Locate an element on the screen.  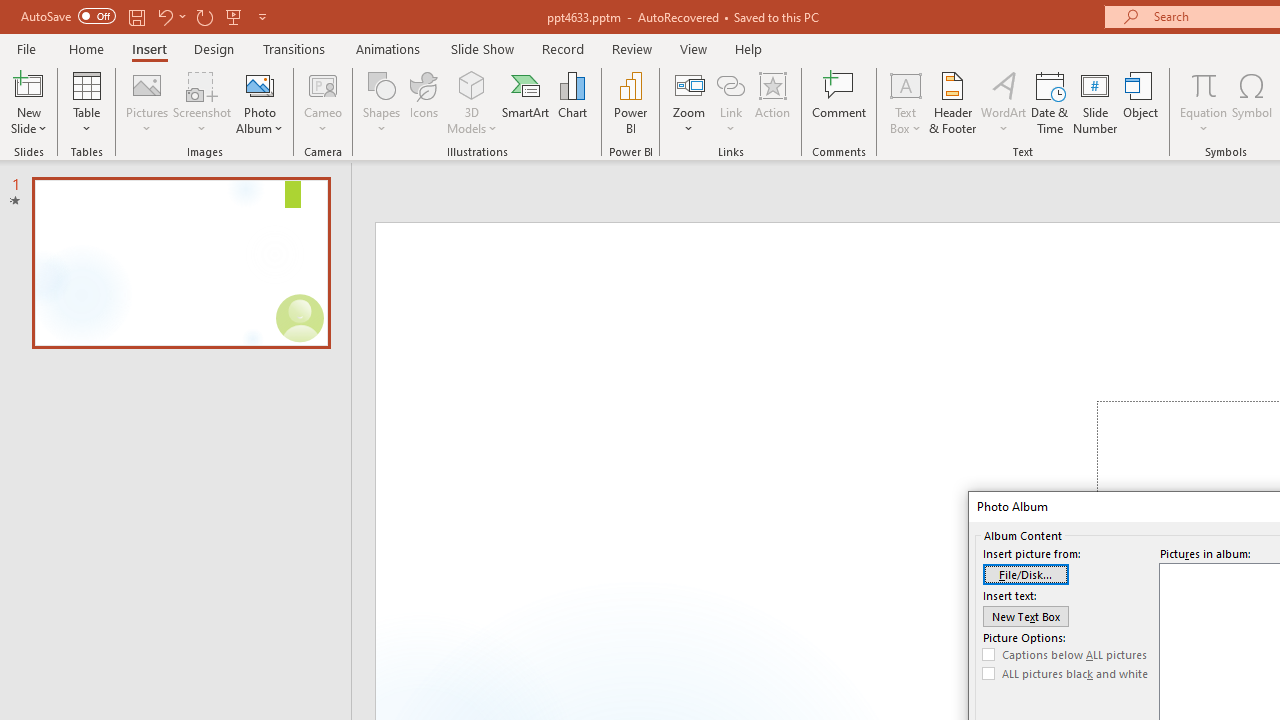
'Draw Horizontal Text Box' is located at coordinates (904, 84).